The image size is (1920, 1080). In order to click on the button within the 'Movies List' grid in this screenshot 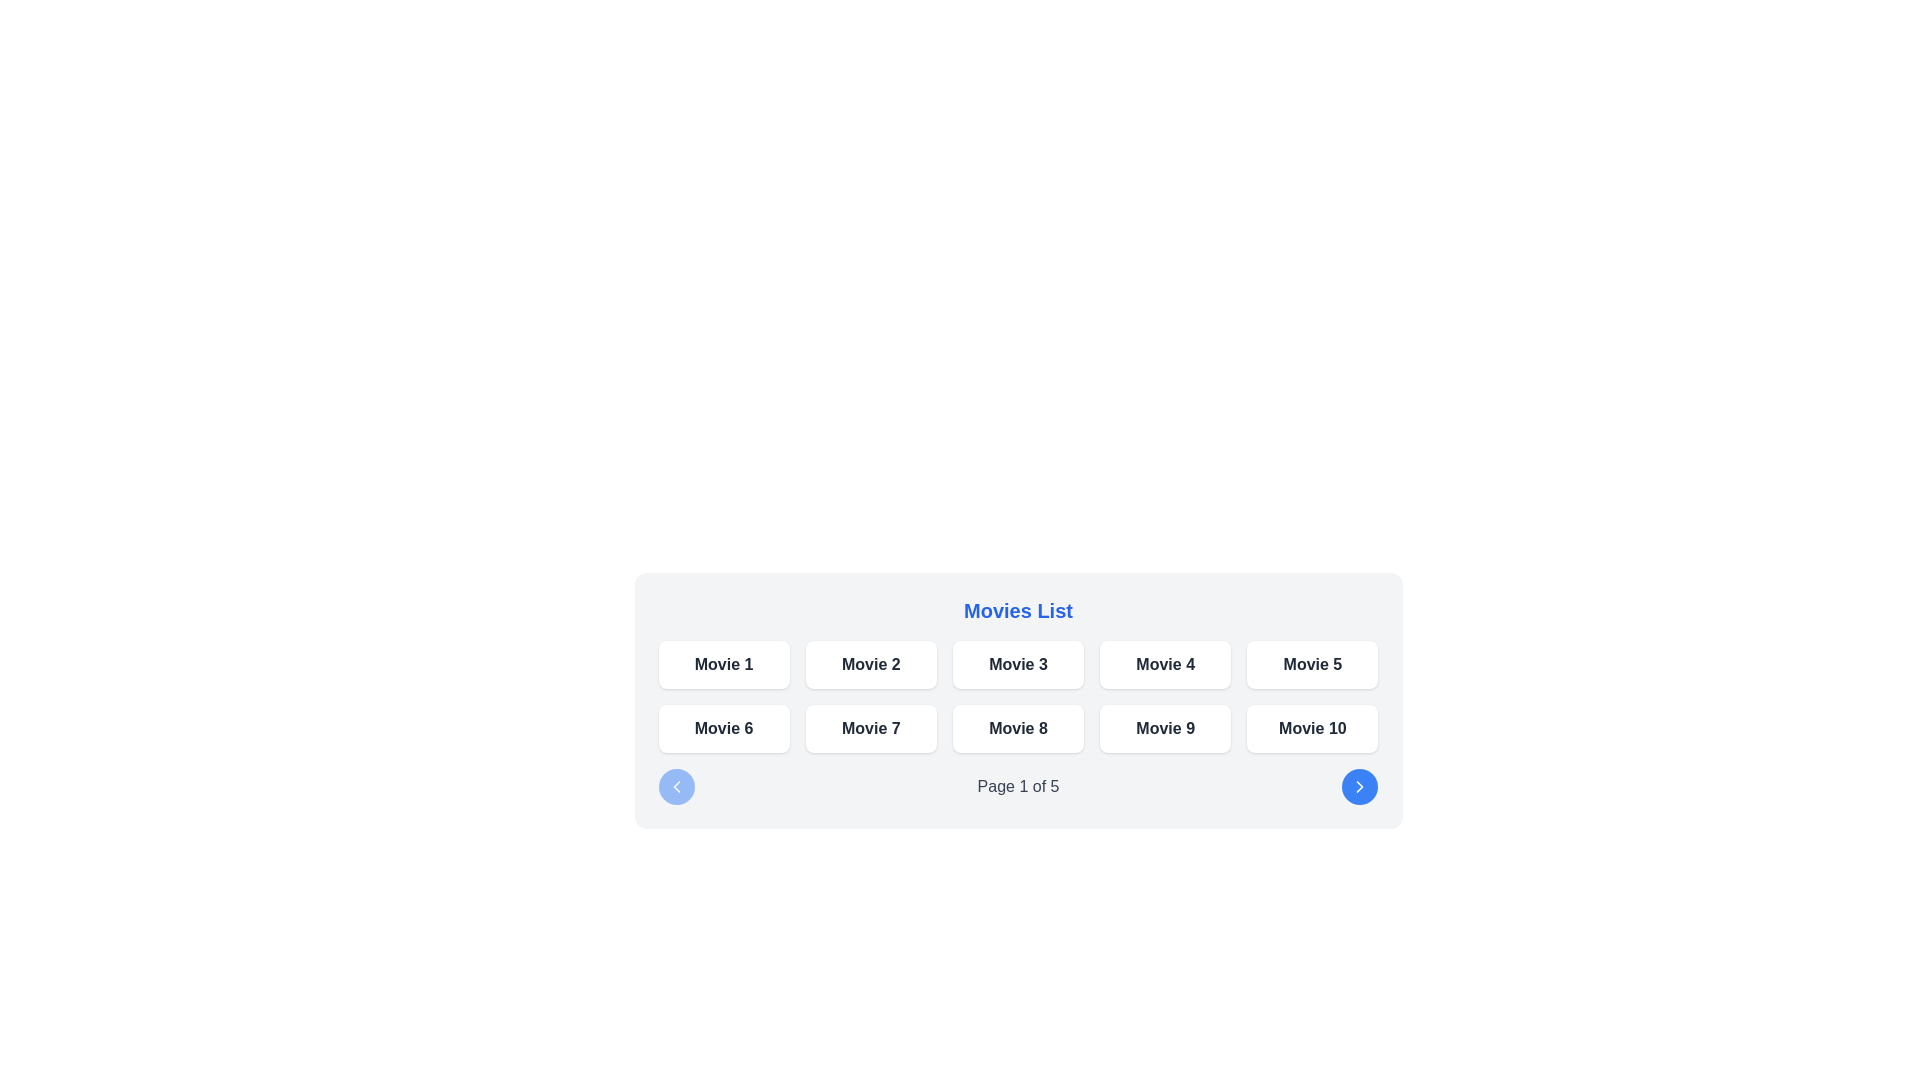, I will do `click(1018, 696)`.